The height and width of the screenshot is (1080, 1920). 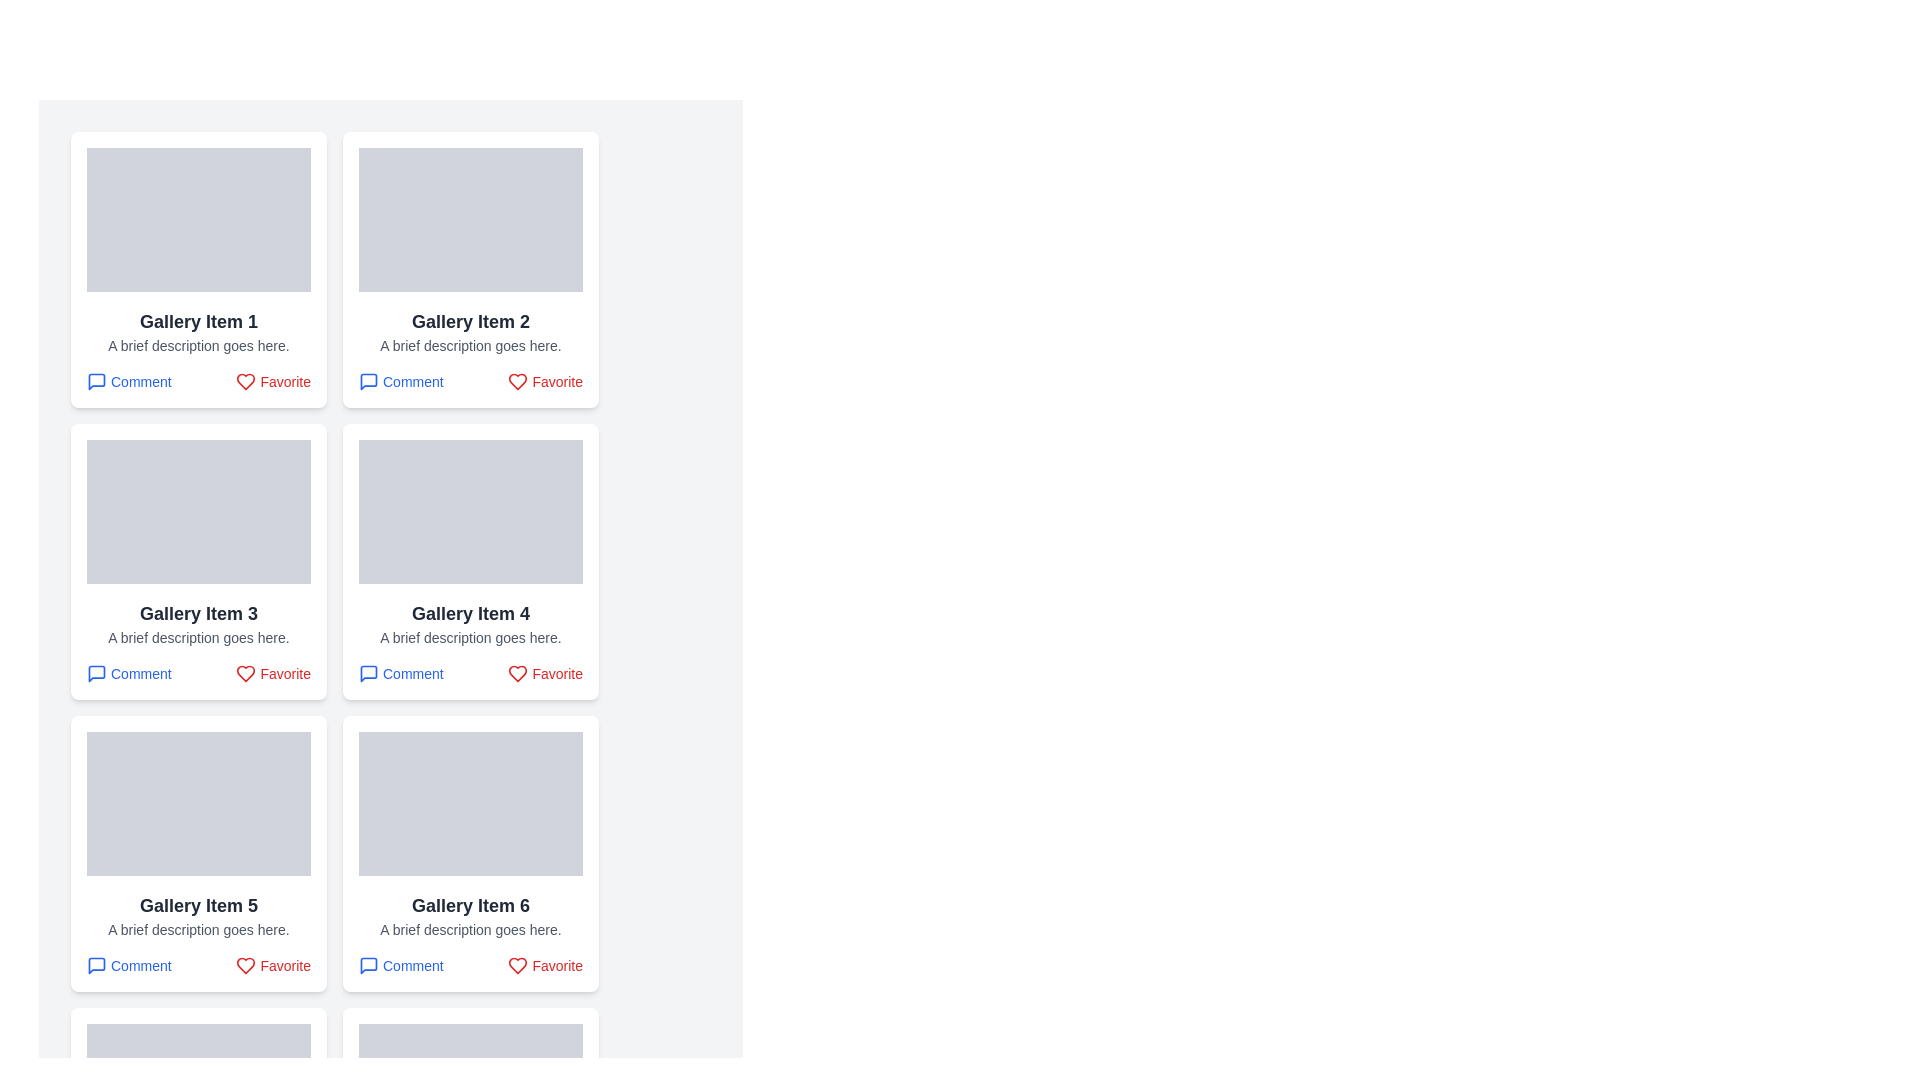 What do you see at coordinates (245, 964) in the screenshot?
I see `the heart-shaped outline icon button located to the left of the 'Favorite' label under 'Gallery Item 5'` at bounding box center [245, 964].